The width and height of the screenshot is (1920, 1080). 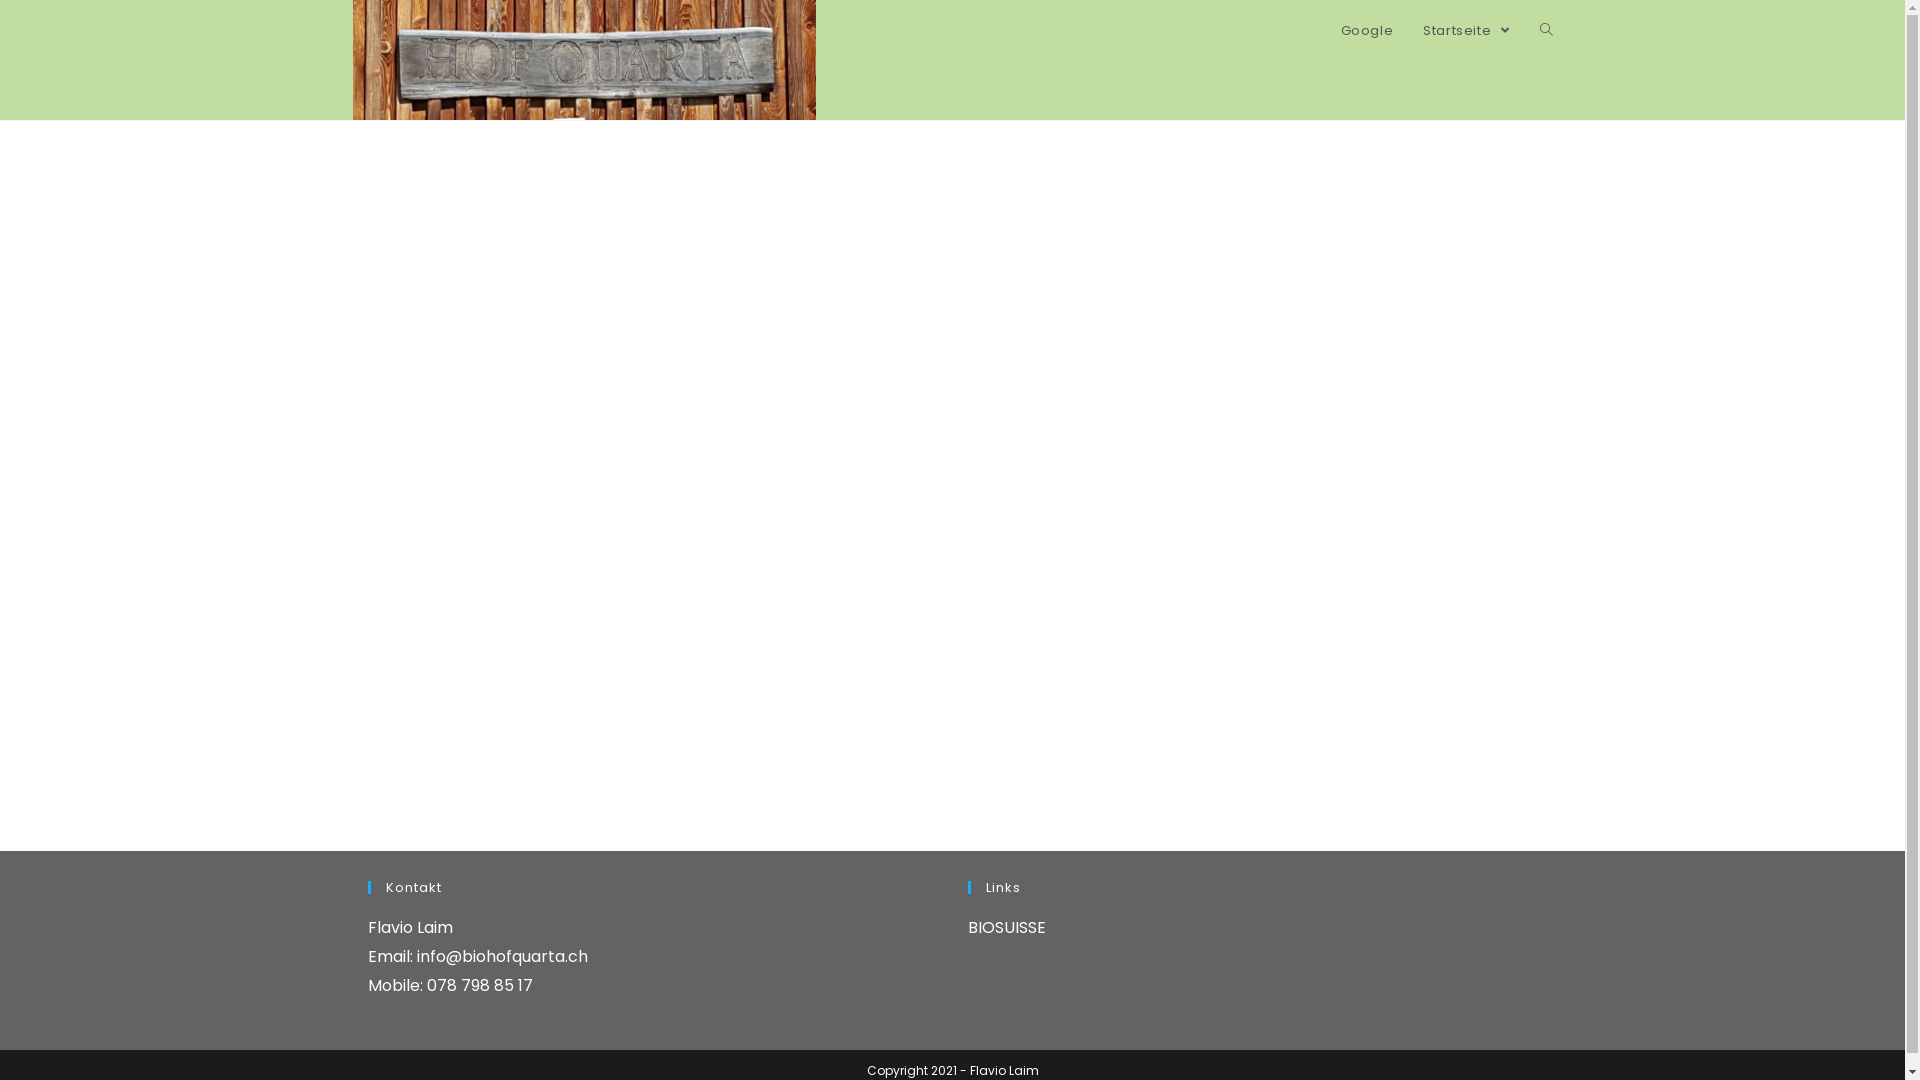 What do you see at coordinates (1007, 927) in the screenshot?
I see `'BIOSUISSE'` at bounding box center [1007, 927].